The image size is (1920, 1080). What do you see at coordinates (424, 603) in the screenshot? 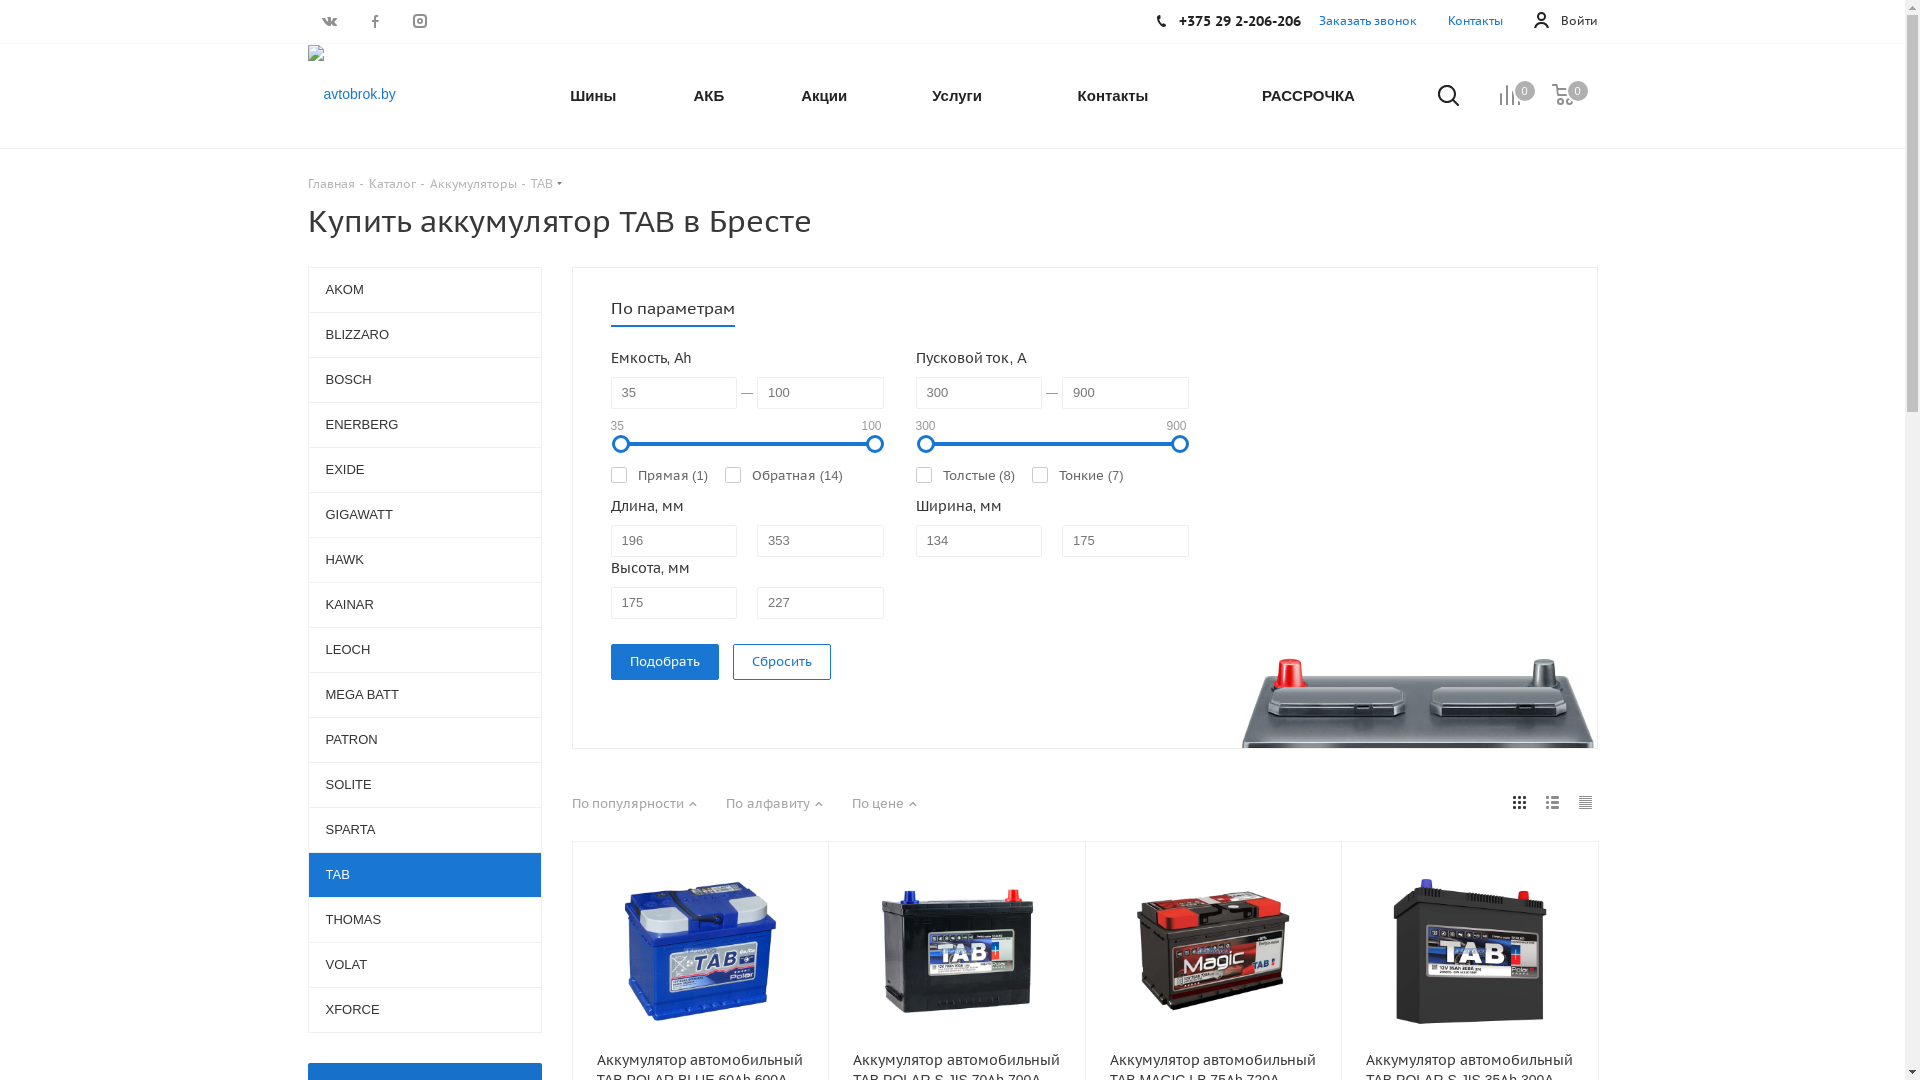
I see `'KAINAR'` at bounding box center [424, 603].